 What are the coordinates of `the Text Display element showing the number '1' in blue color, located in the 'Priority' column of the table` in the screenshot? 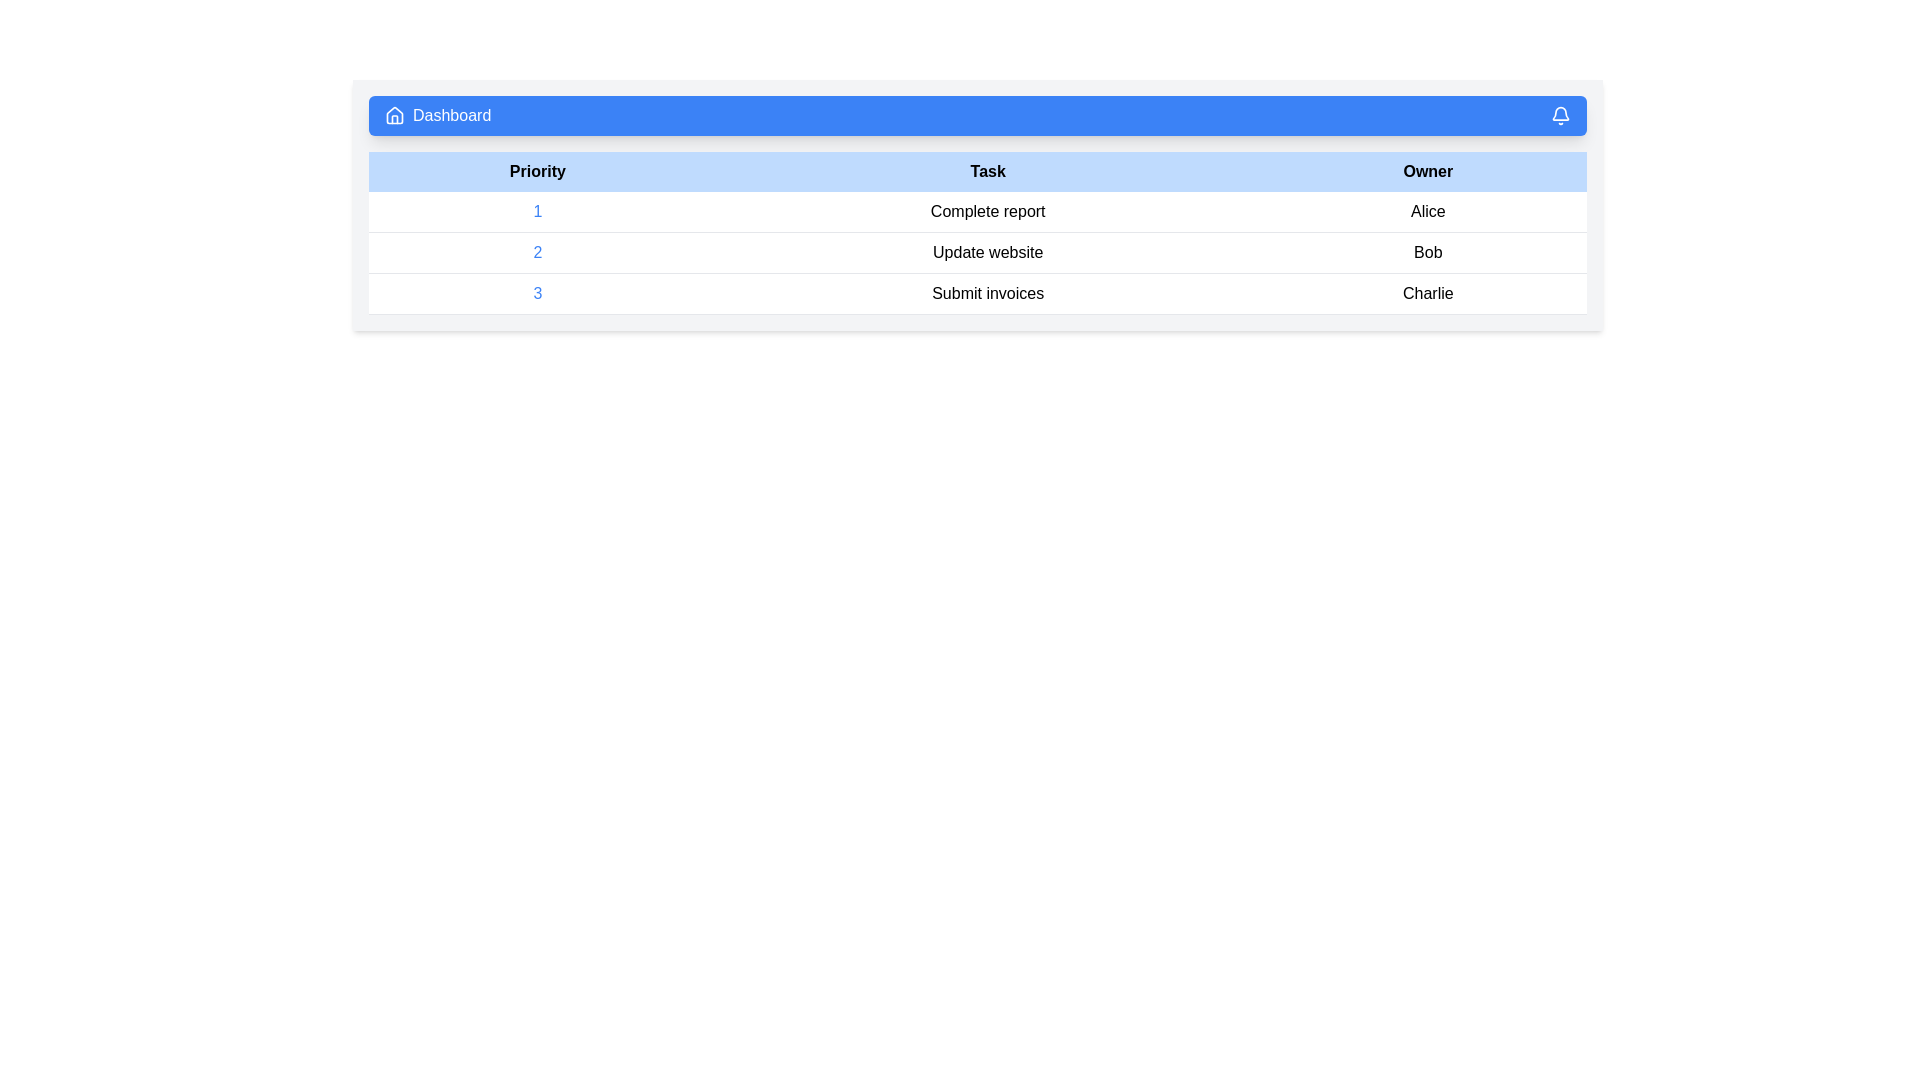 It's located at (537, 212).